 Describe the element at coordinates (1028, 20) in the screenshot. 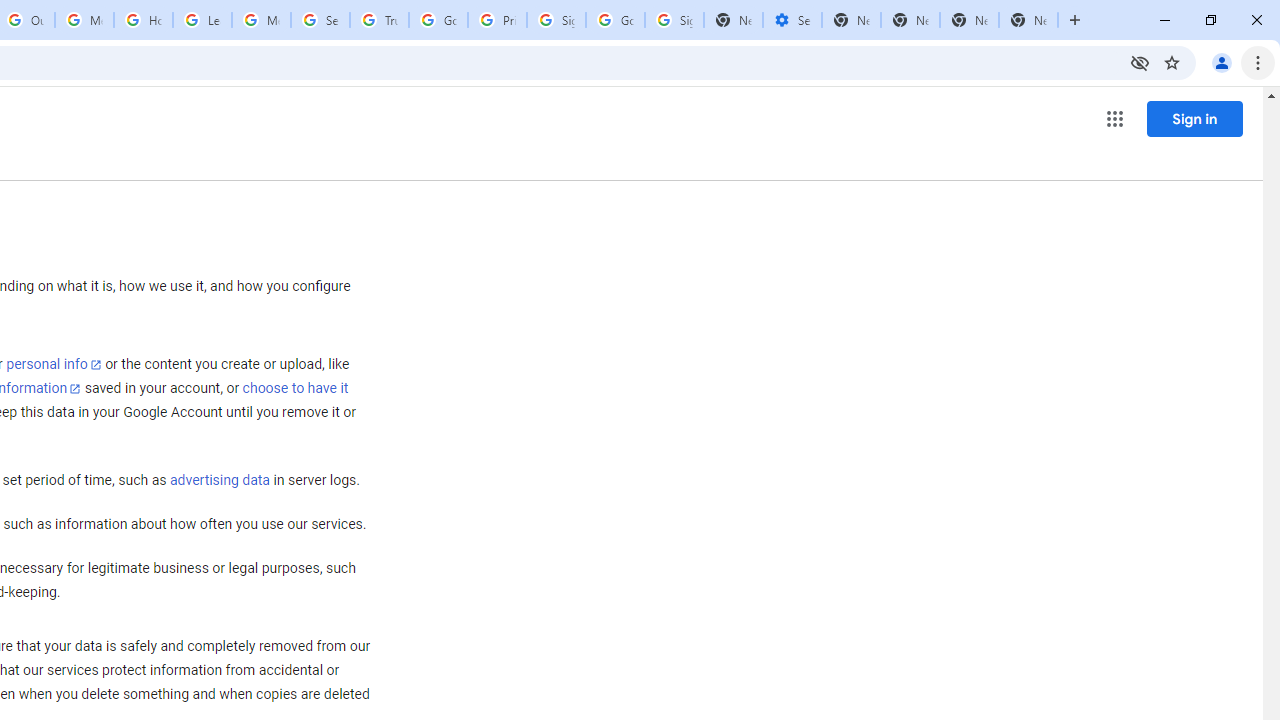

I see `'New Tab'` at that location.